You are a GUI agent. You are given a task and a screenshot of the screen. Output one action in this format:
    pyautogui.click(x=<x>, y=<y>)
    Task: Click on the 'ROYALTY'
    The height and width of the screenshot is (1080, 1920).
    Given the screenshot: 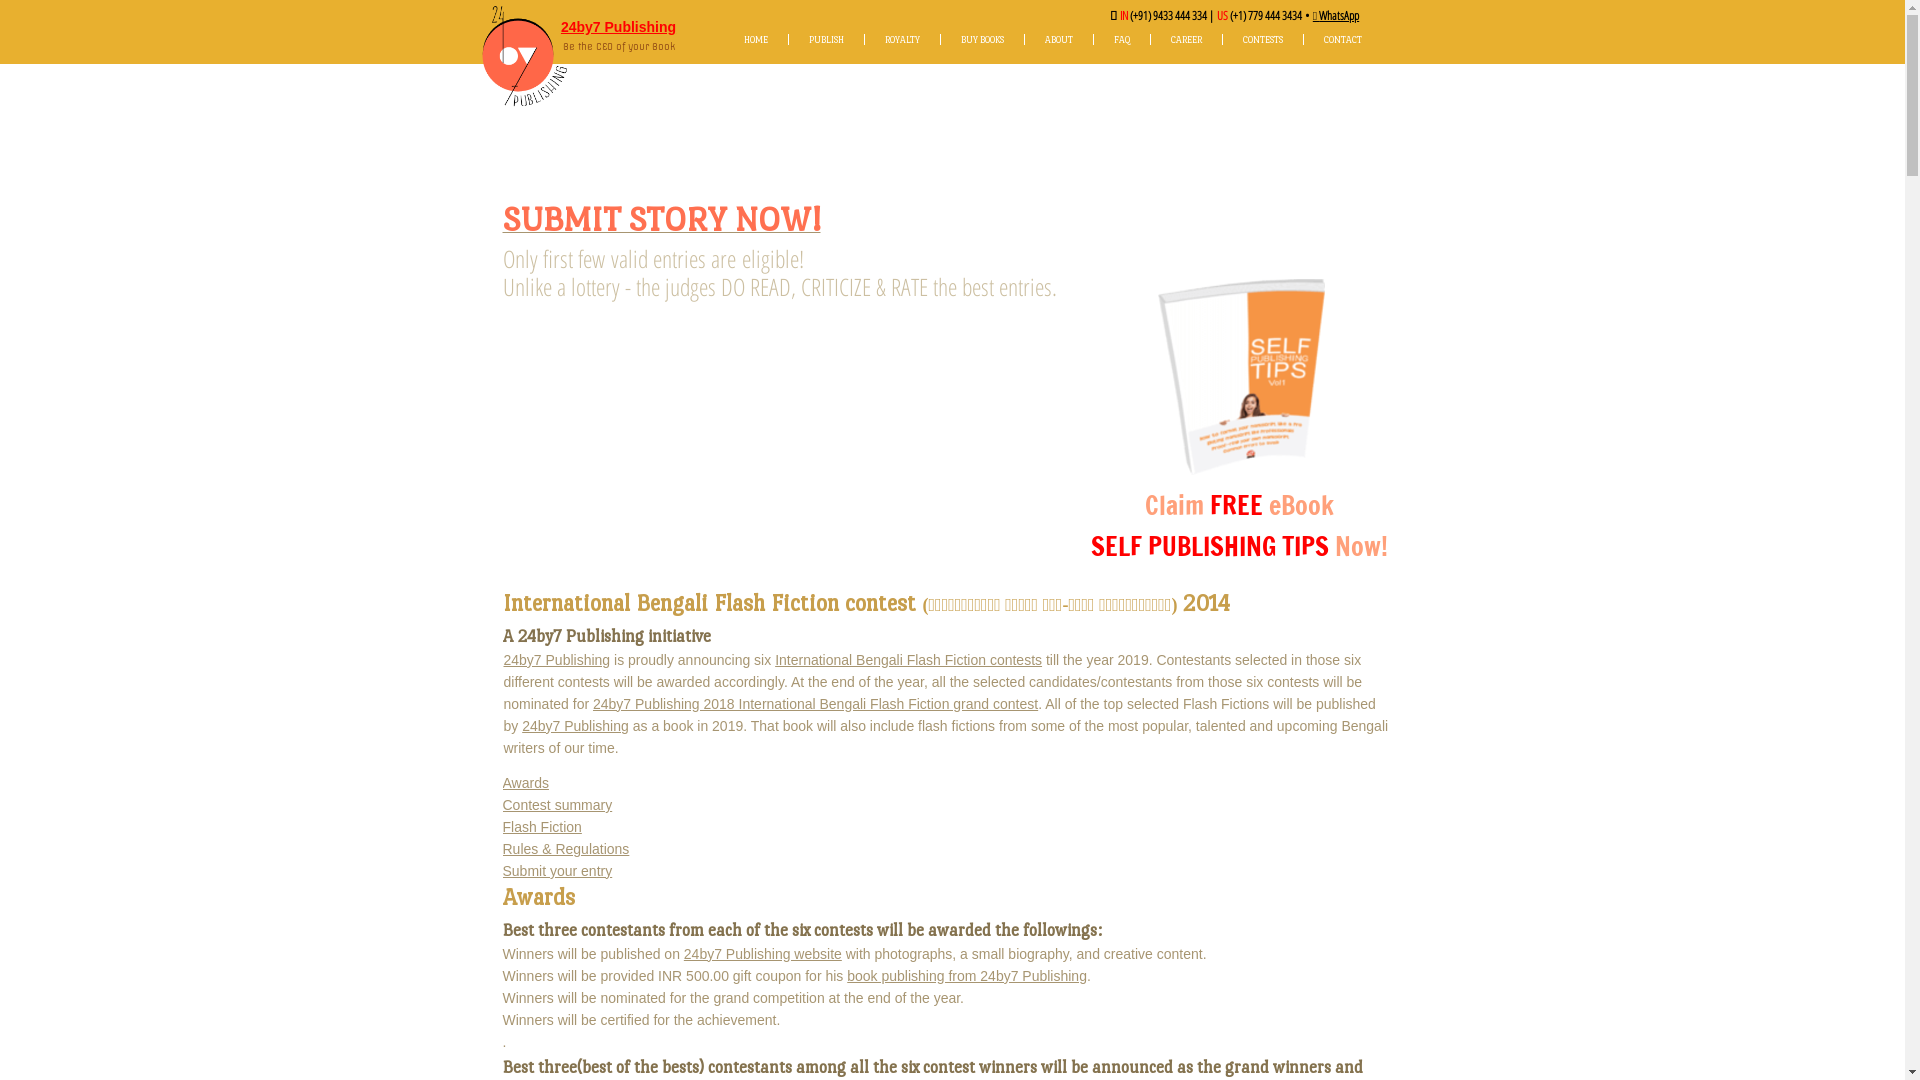 What is the action you would take?
    pyautogui.click(x=901, y=39)
    